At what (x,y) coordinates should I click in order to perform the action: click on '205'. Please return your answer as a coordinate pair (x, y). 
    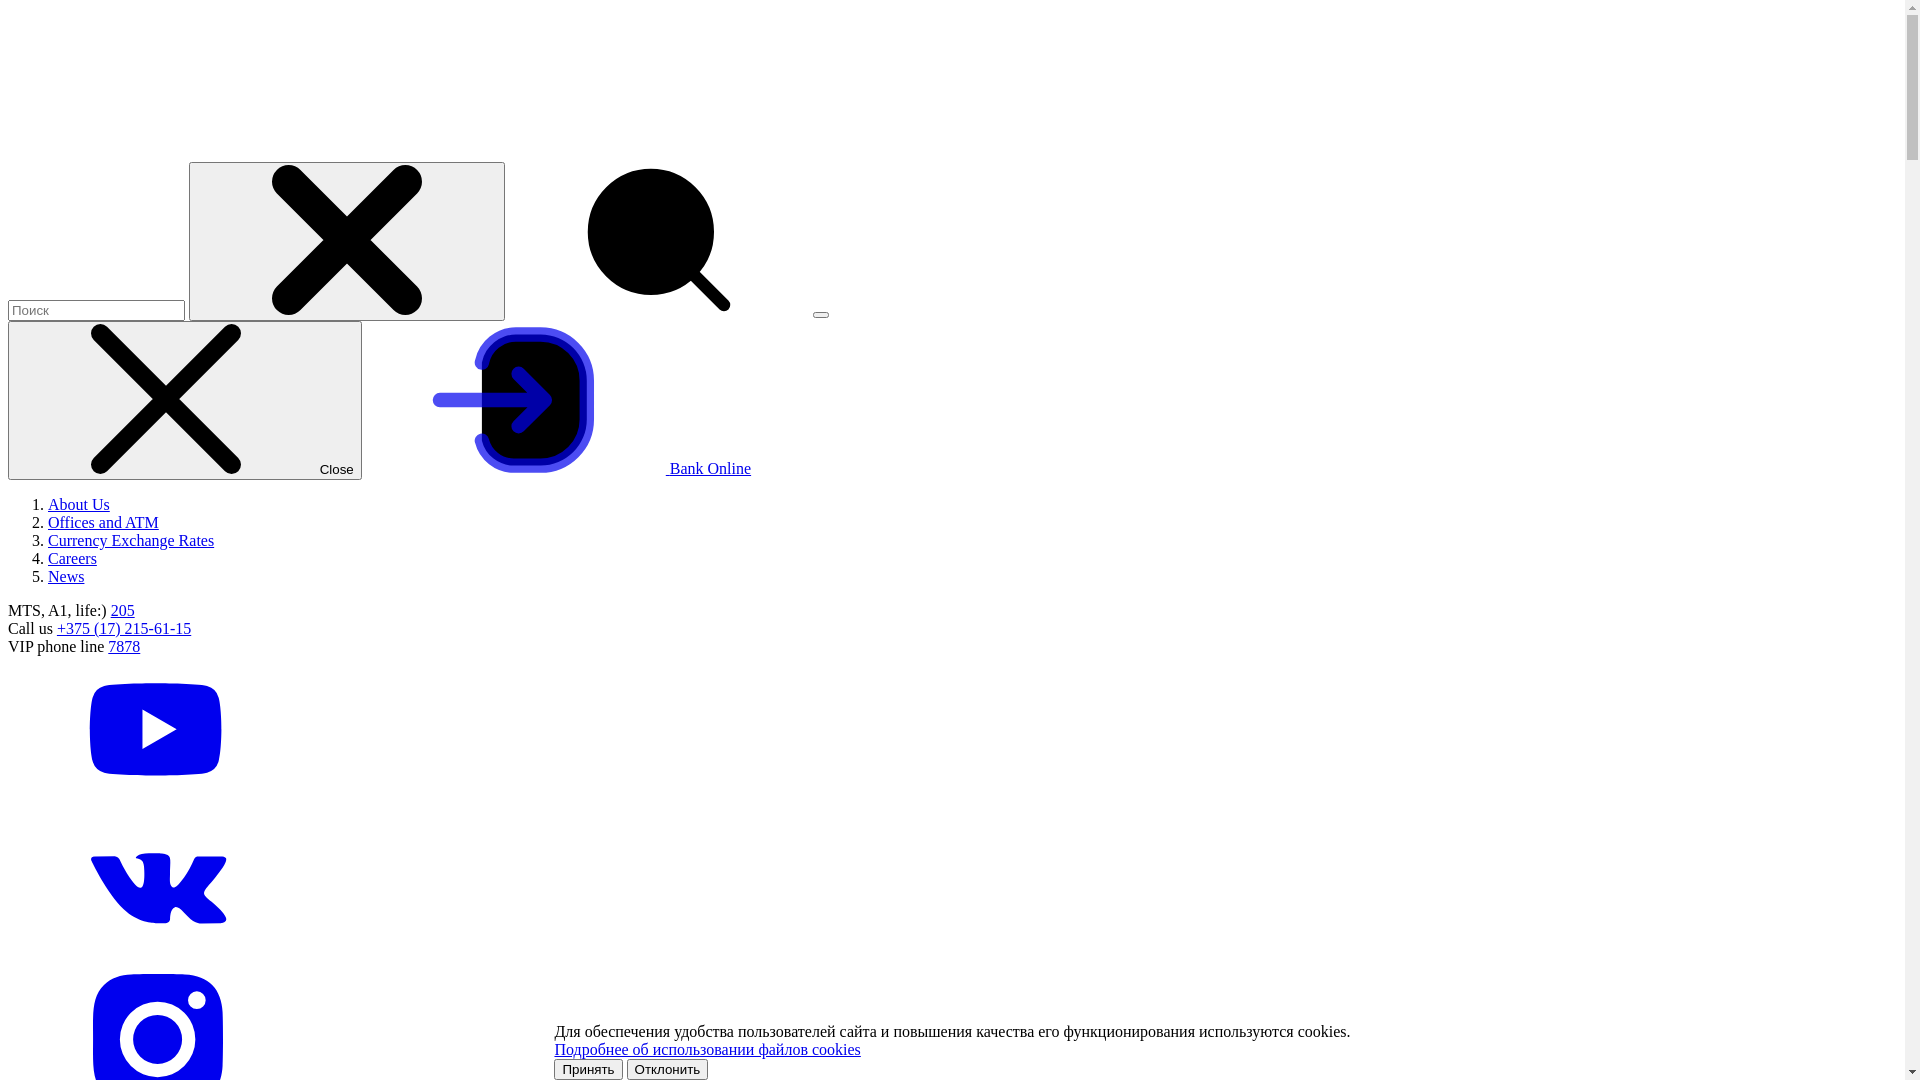
    Looking at the image, I should click on (122, 609).